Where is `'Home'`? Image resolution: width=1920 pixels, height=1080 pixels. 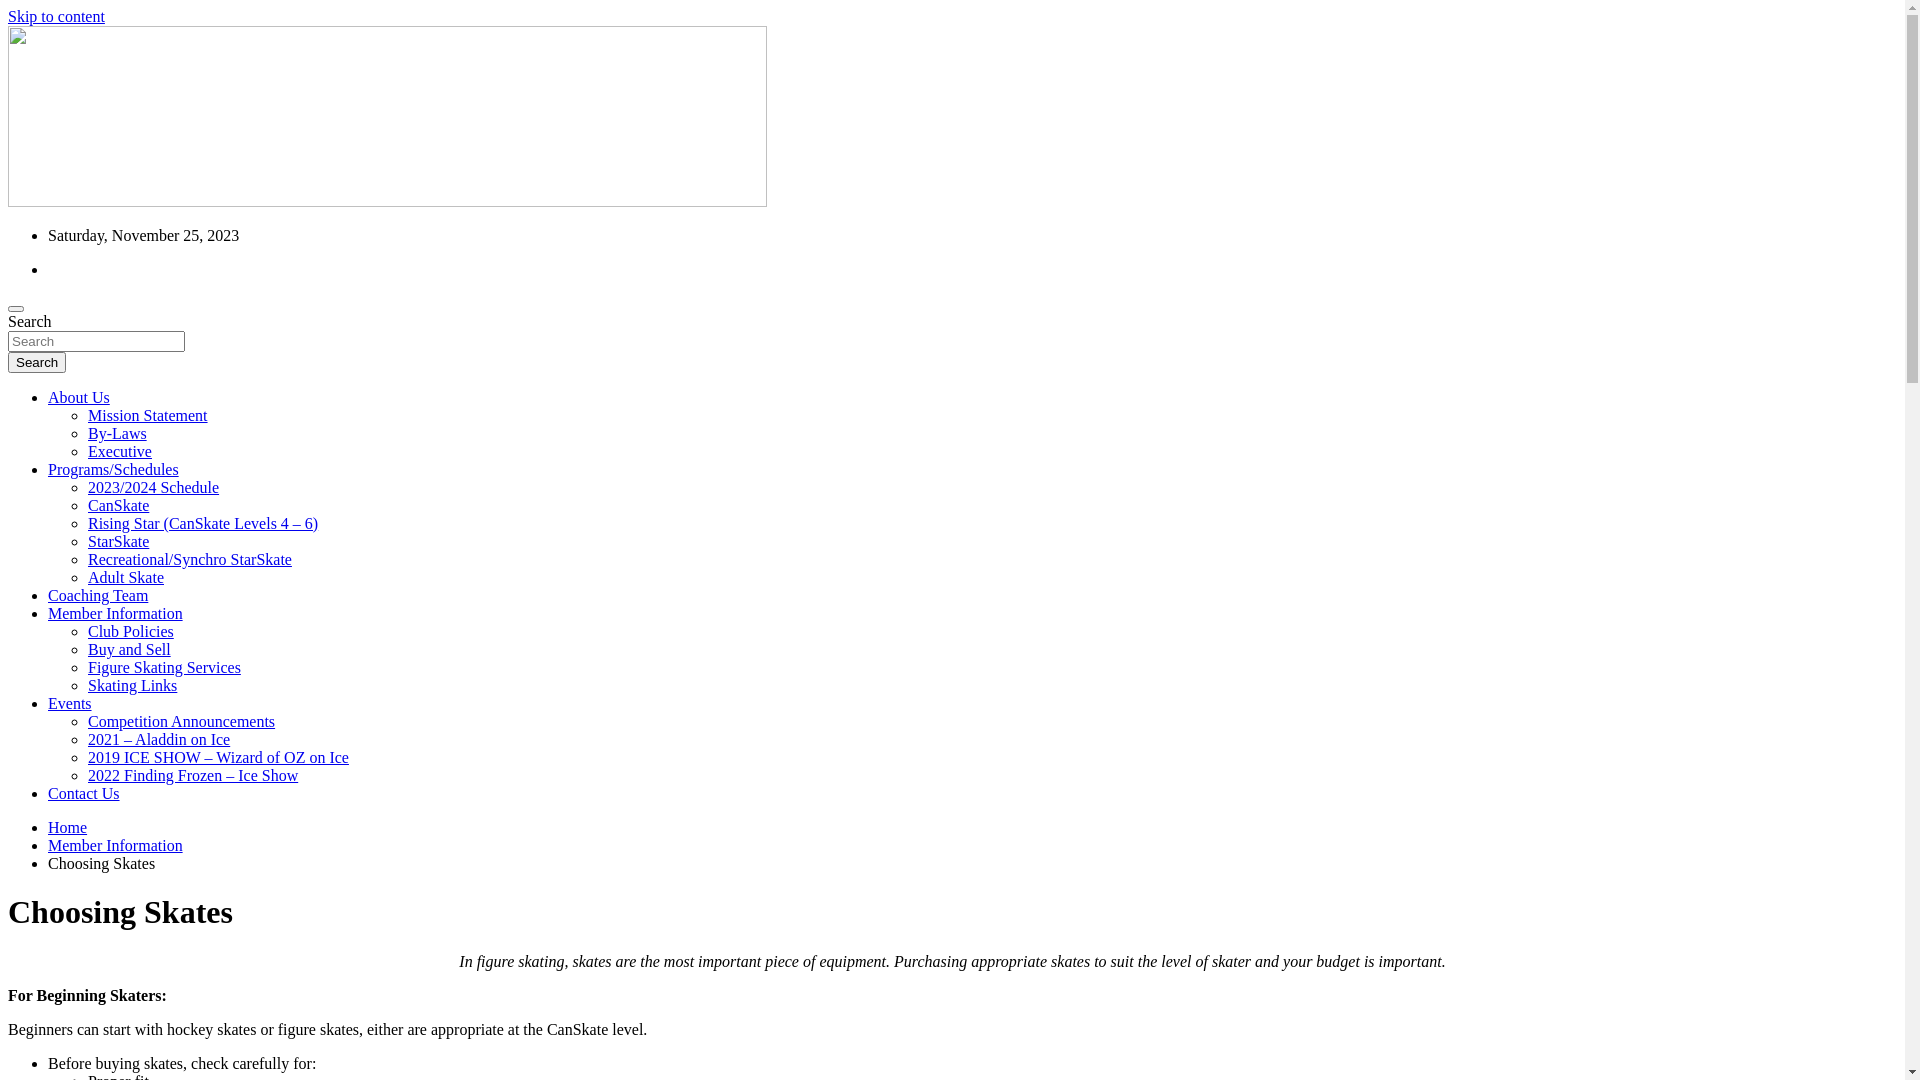
'Home' is located at coordinates (67, 827).